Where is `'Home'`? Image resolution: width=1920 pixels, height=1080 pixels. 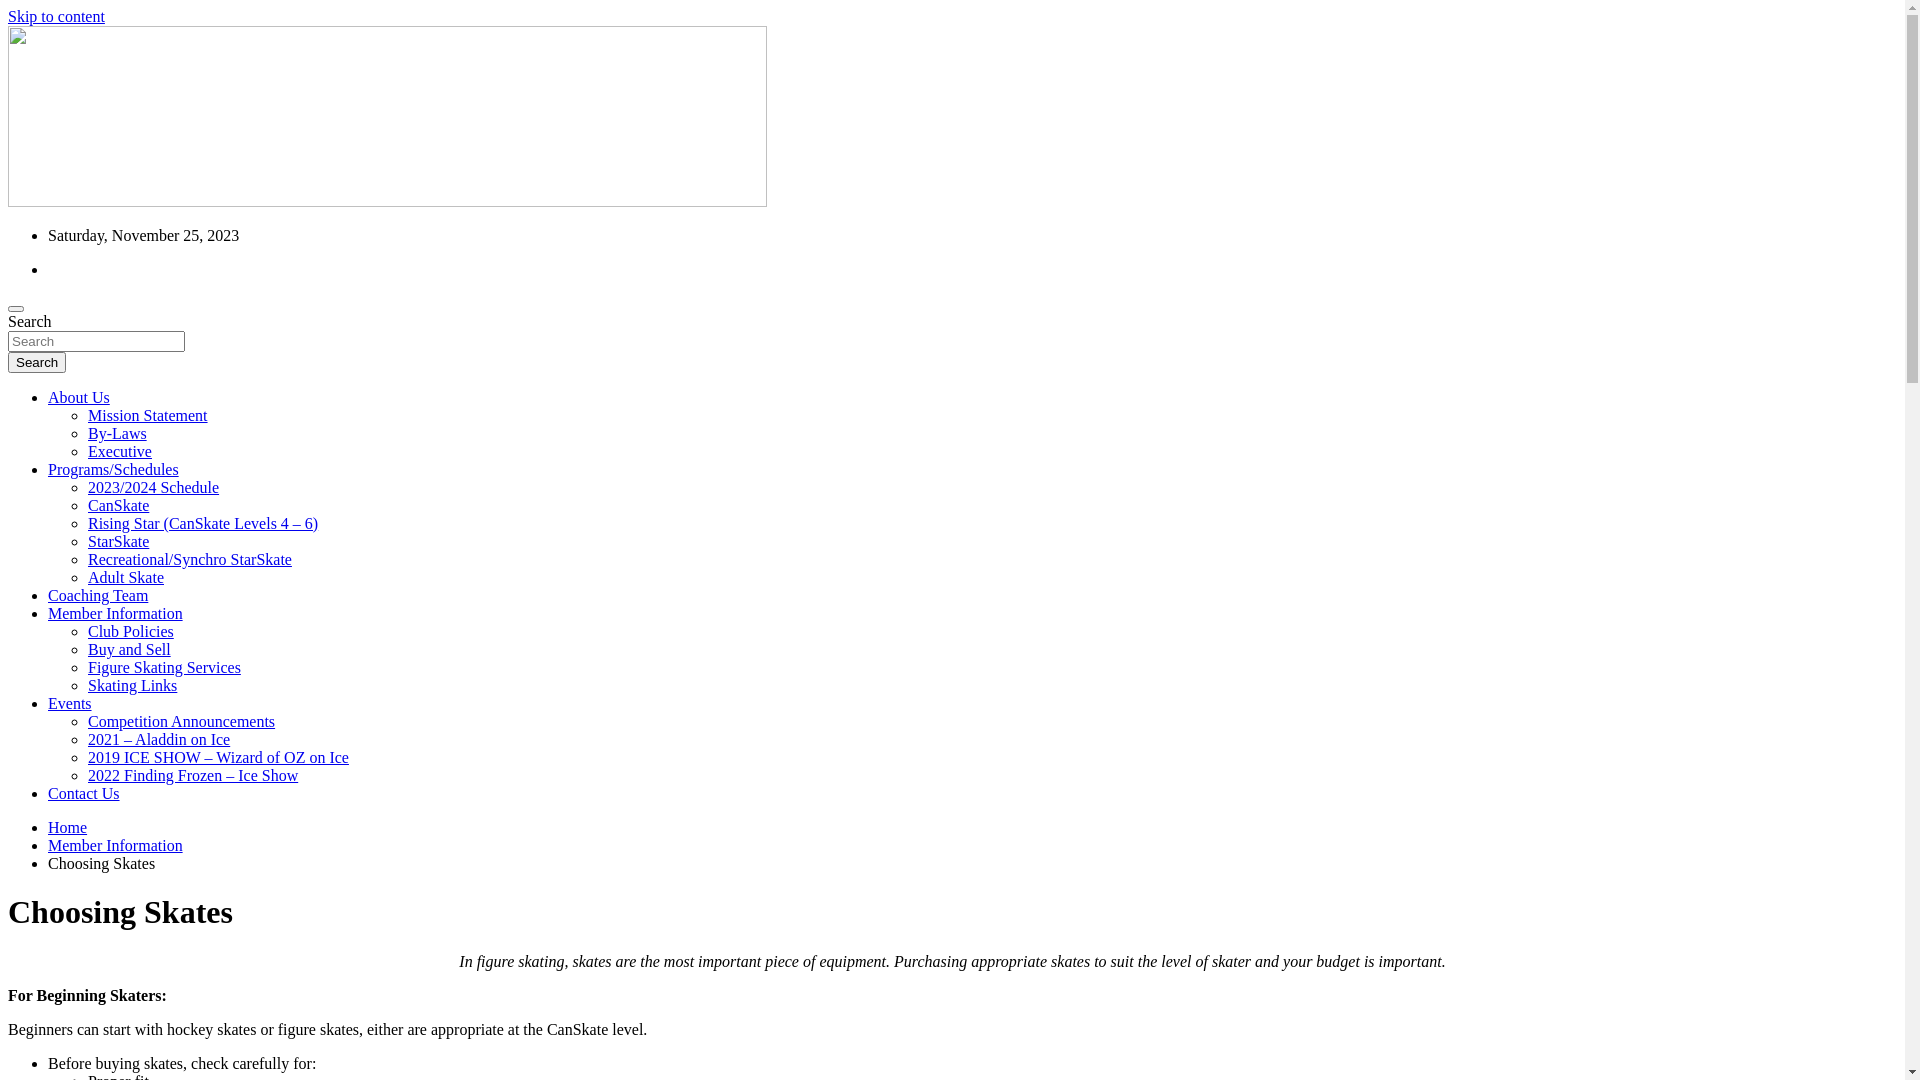
'Home' is located at coordinates (67, 827).